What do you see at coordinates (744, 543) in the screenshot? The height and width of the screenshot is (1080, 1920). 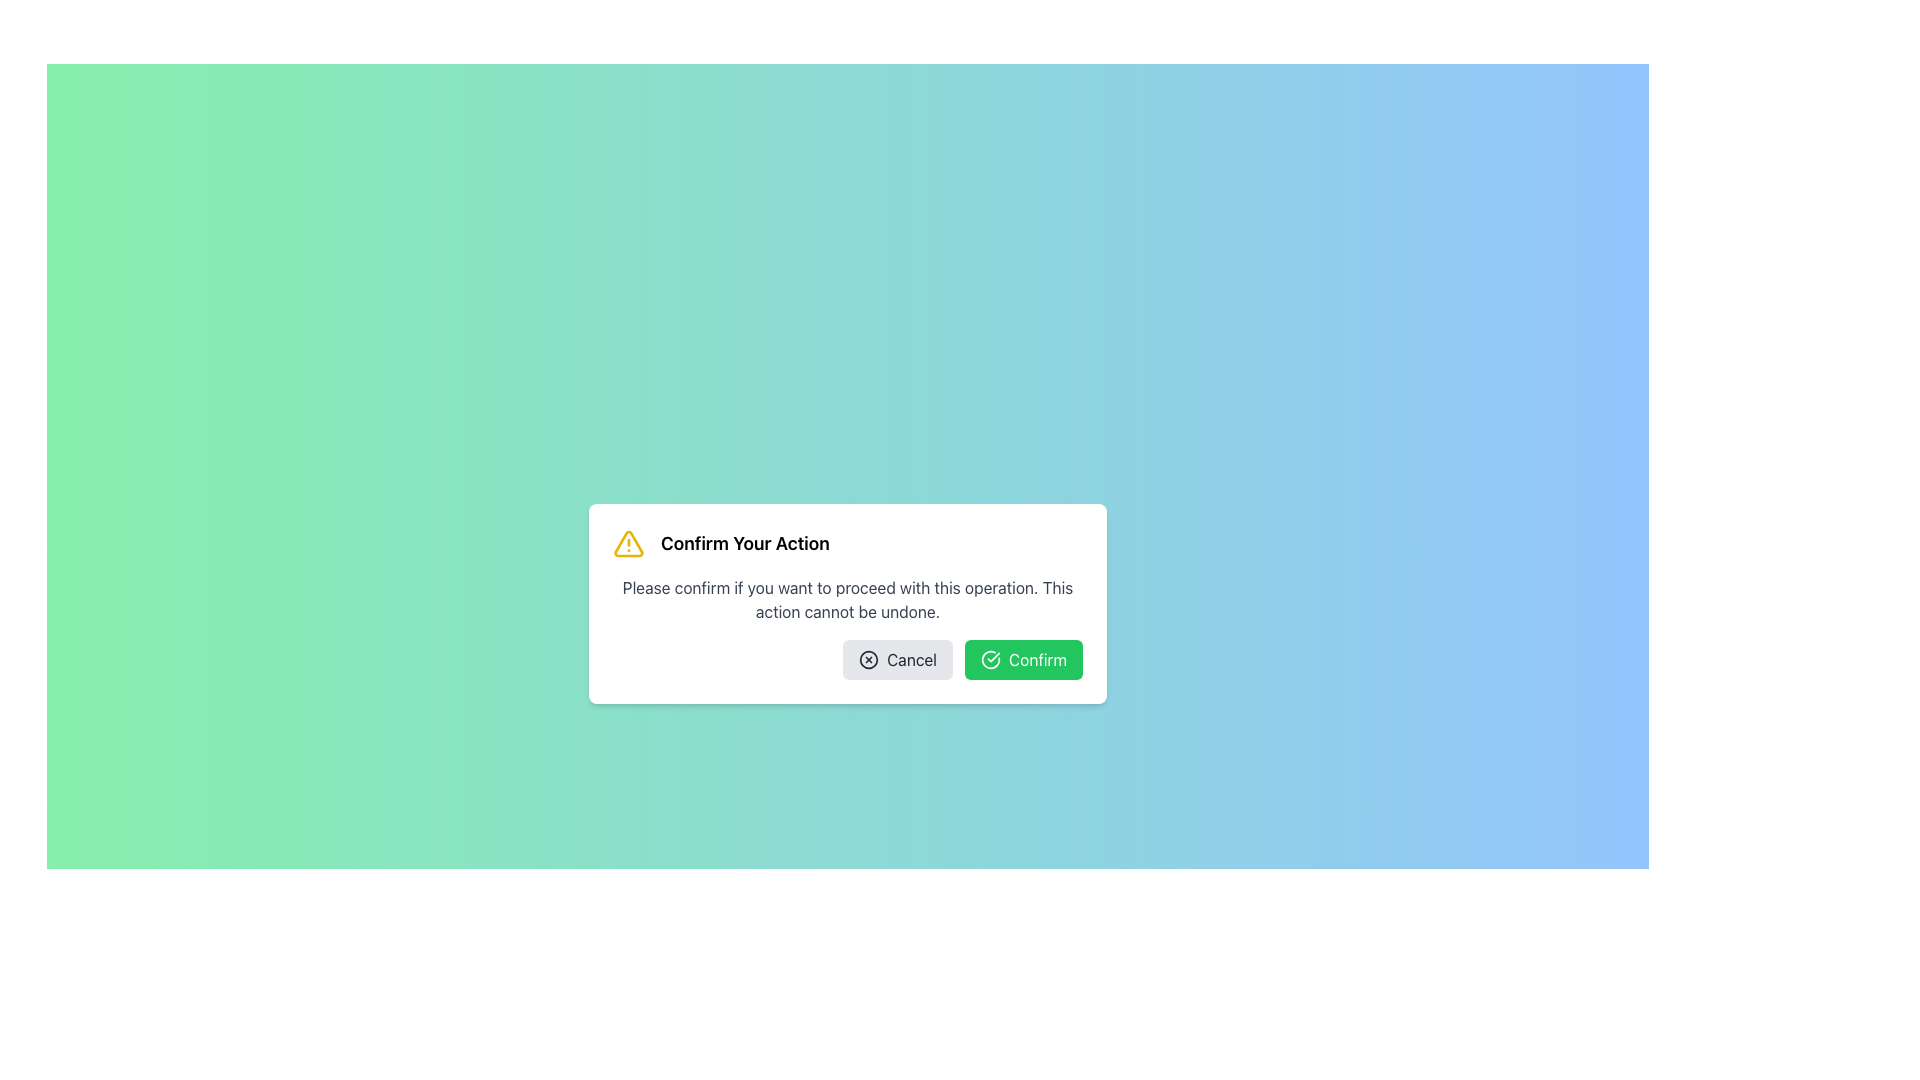 I see `the static text label that says 'Confirm Your Action', which is styled in bold and is part of a warning message, located to the right of a yellow triangular alert icon` at bounding box center [744, 543].